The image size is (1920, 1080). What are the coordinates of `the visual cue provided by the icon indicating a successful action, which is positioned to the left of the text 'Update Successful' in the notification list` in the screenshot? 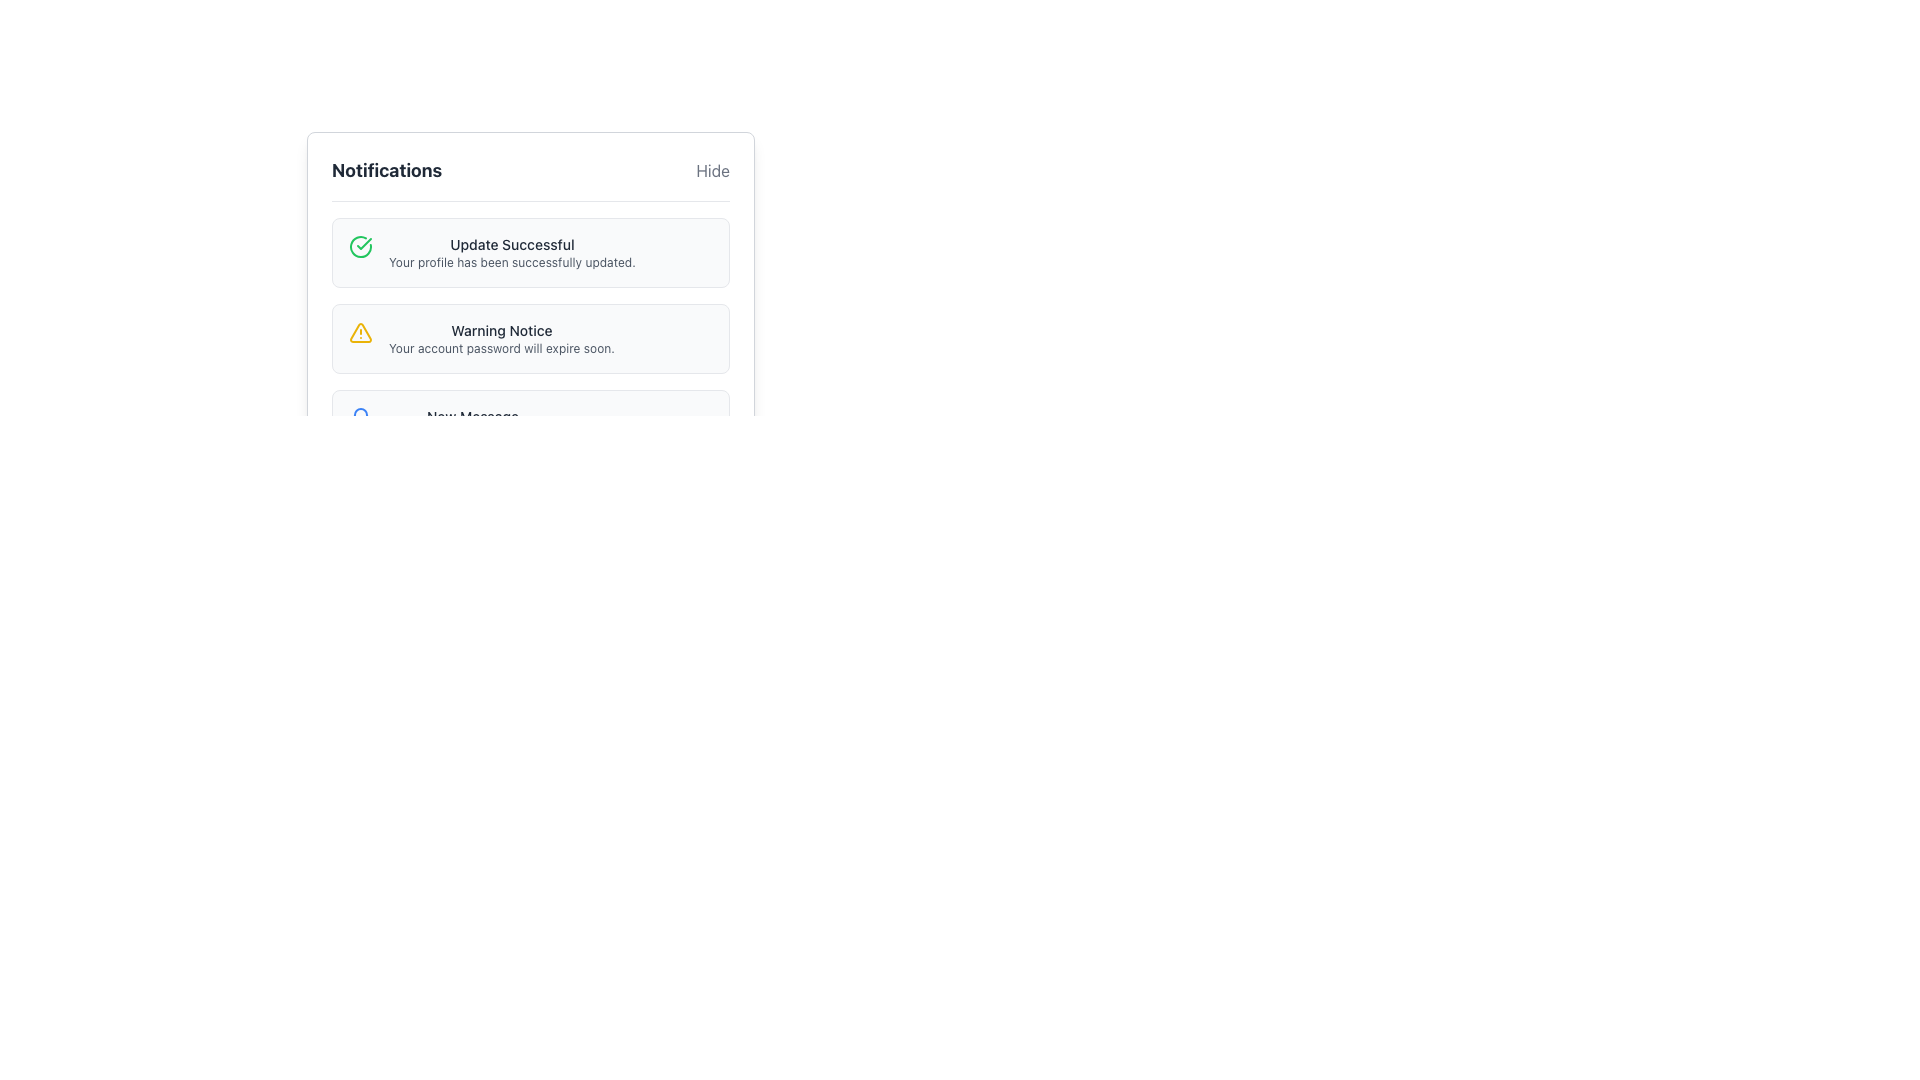 It's located at (360, 245).